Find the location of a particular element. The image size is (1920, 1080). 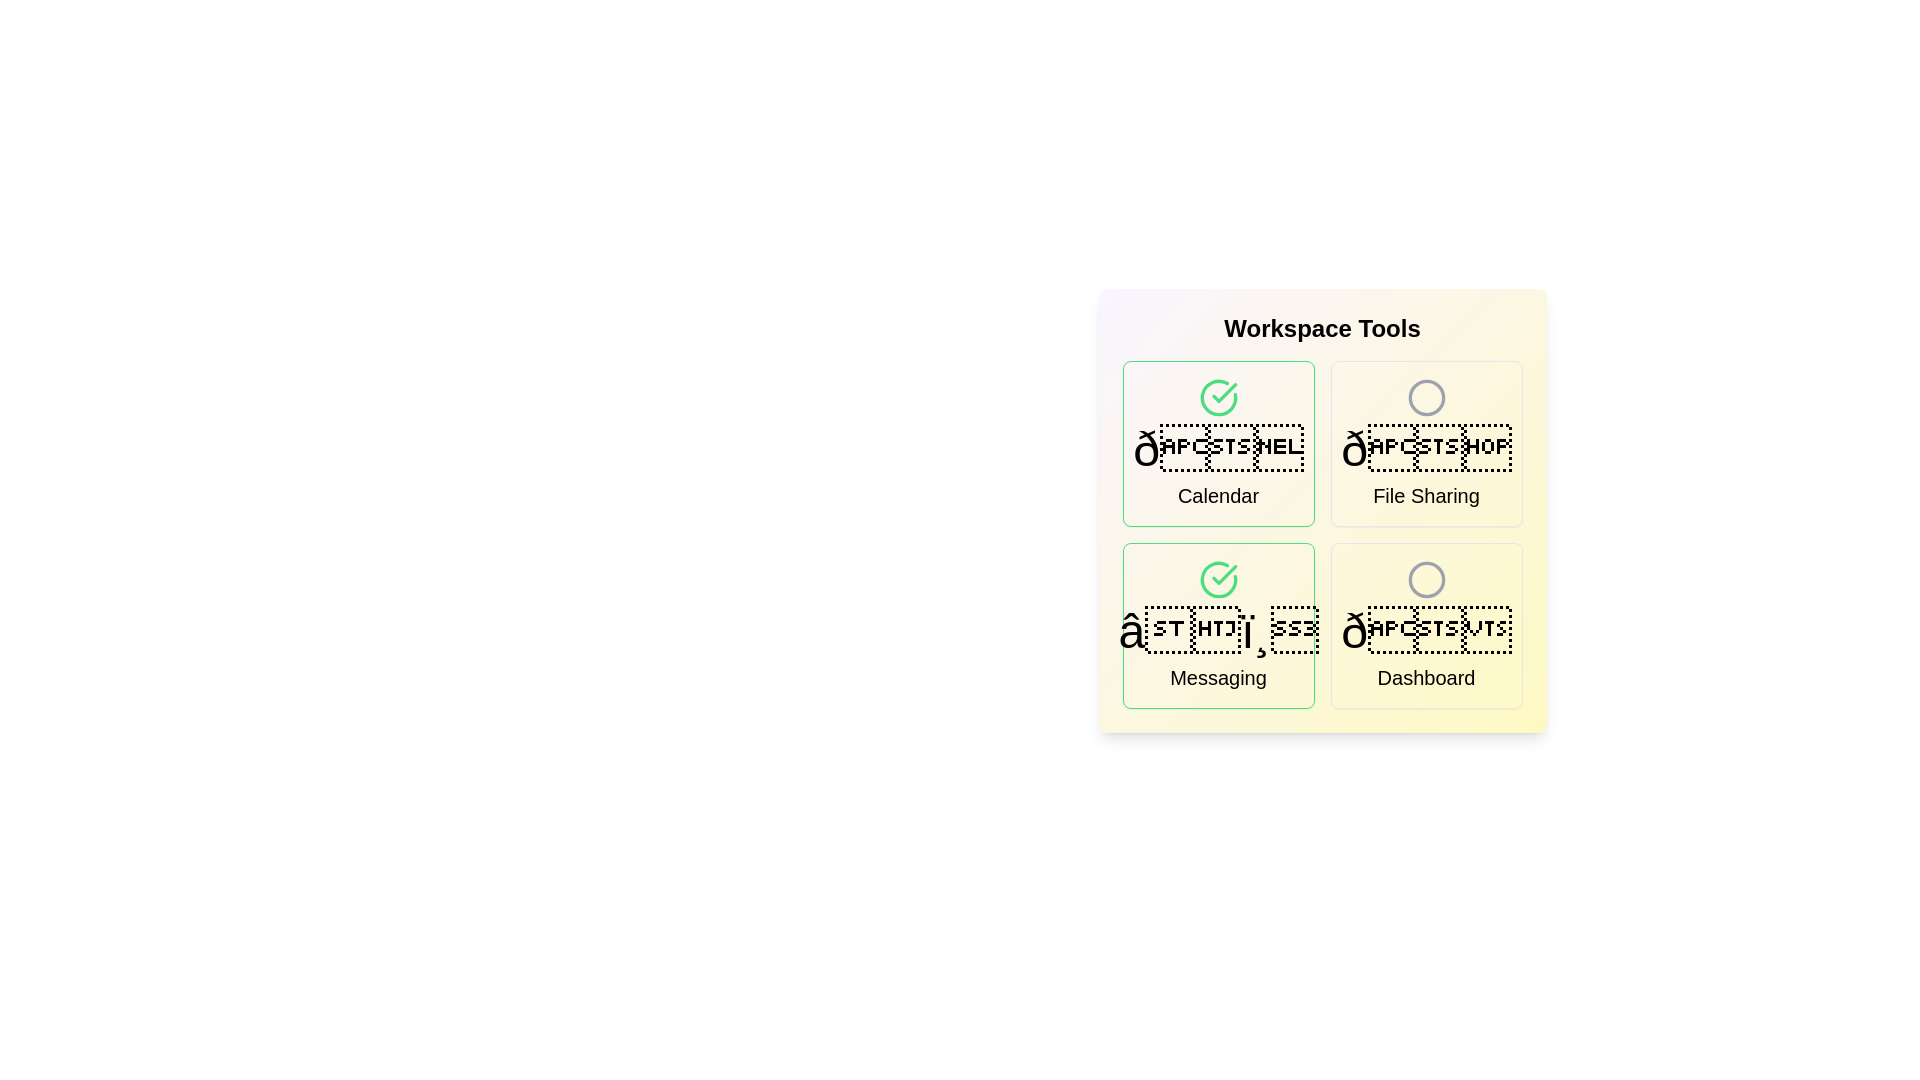

the tool identified by File Sharing is located at coordinates (1425, 442).